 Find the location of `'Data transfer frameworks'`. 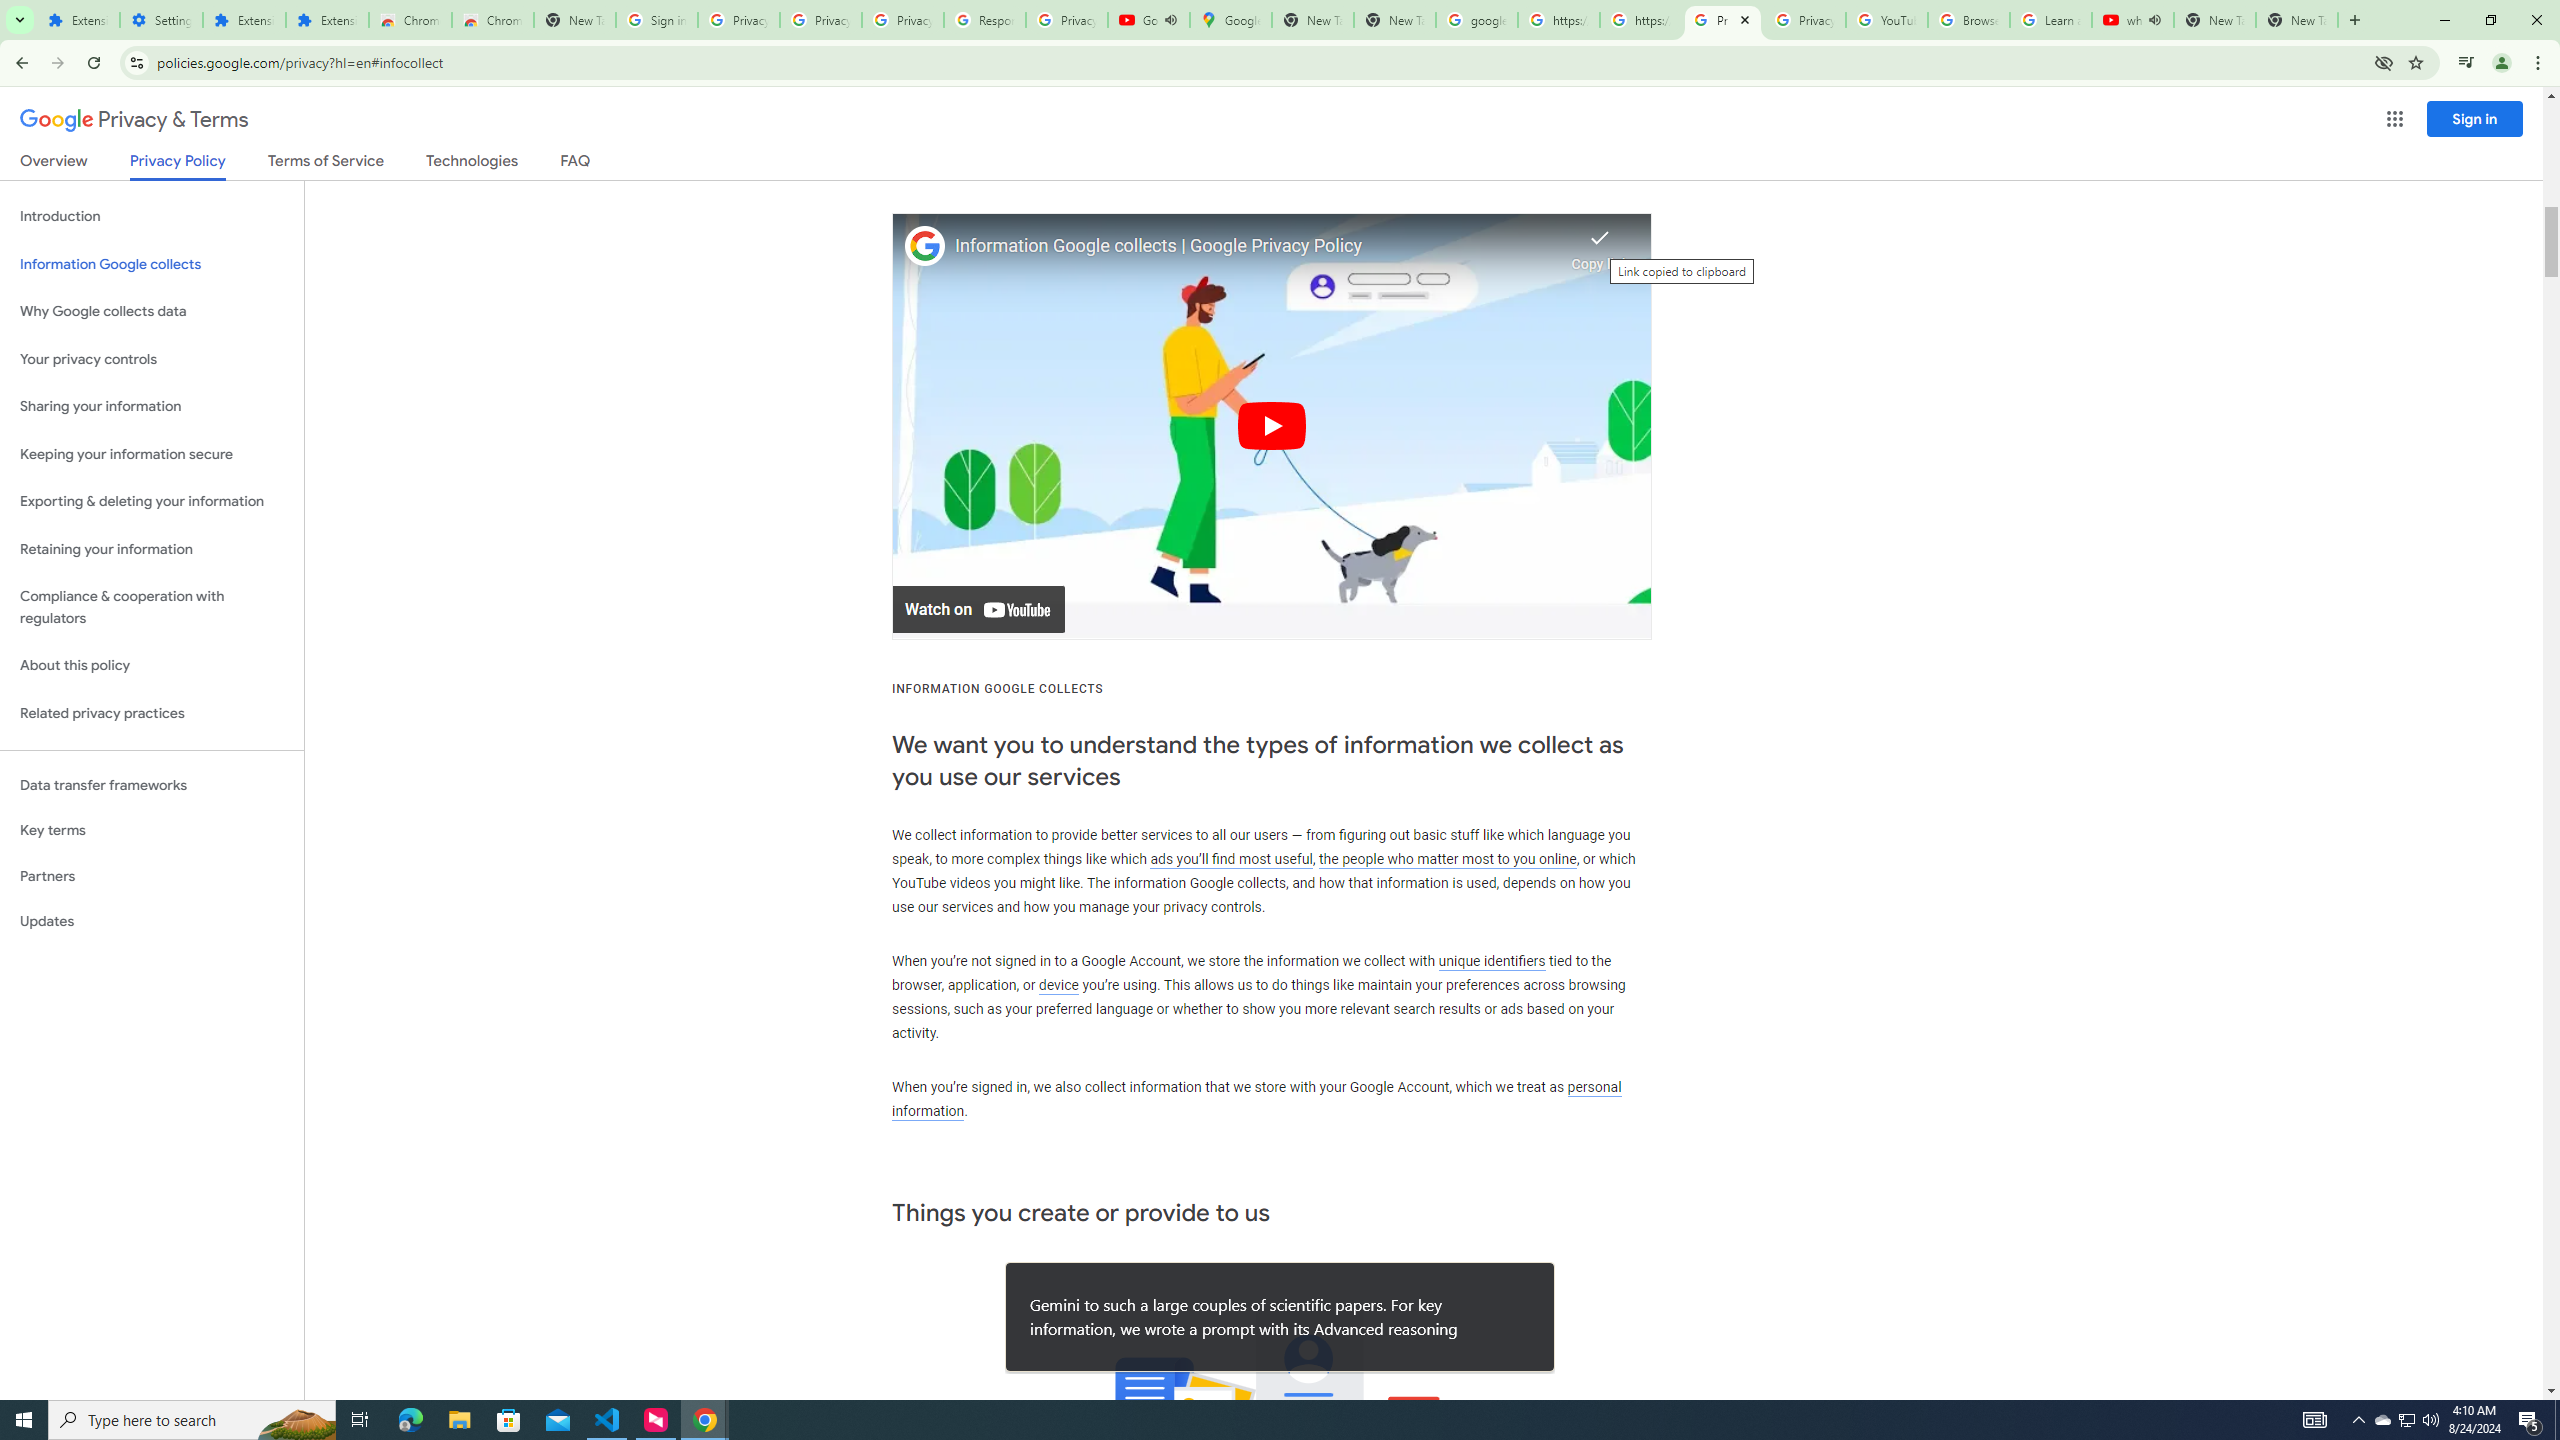

'Data transfer frameworks' is located at coordinates (151, 785).